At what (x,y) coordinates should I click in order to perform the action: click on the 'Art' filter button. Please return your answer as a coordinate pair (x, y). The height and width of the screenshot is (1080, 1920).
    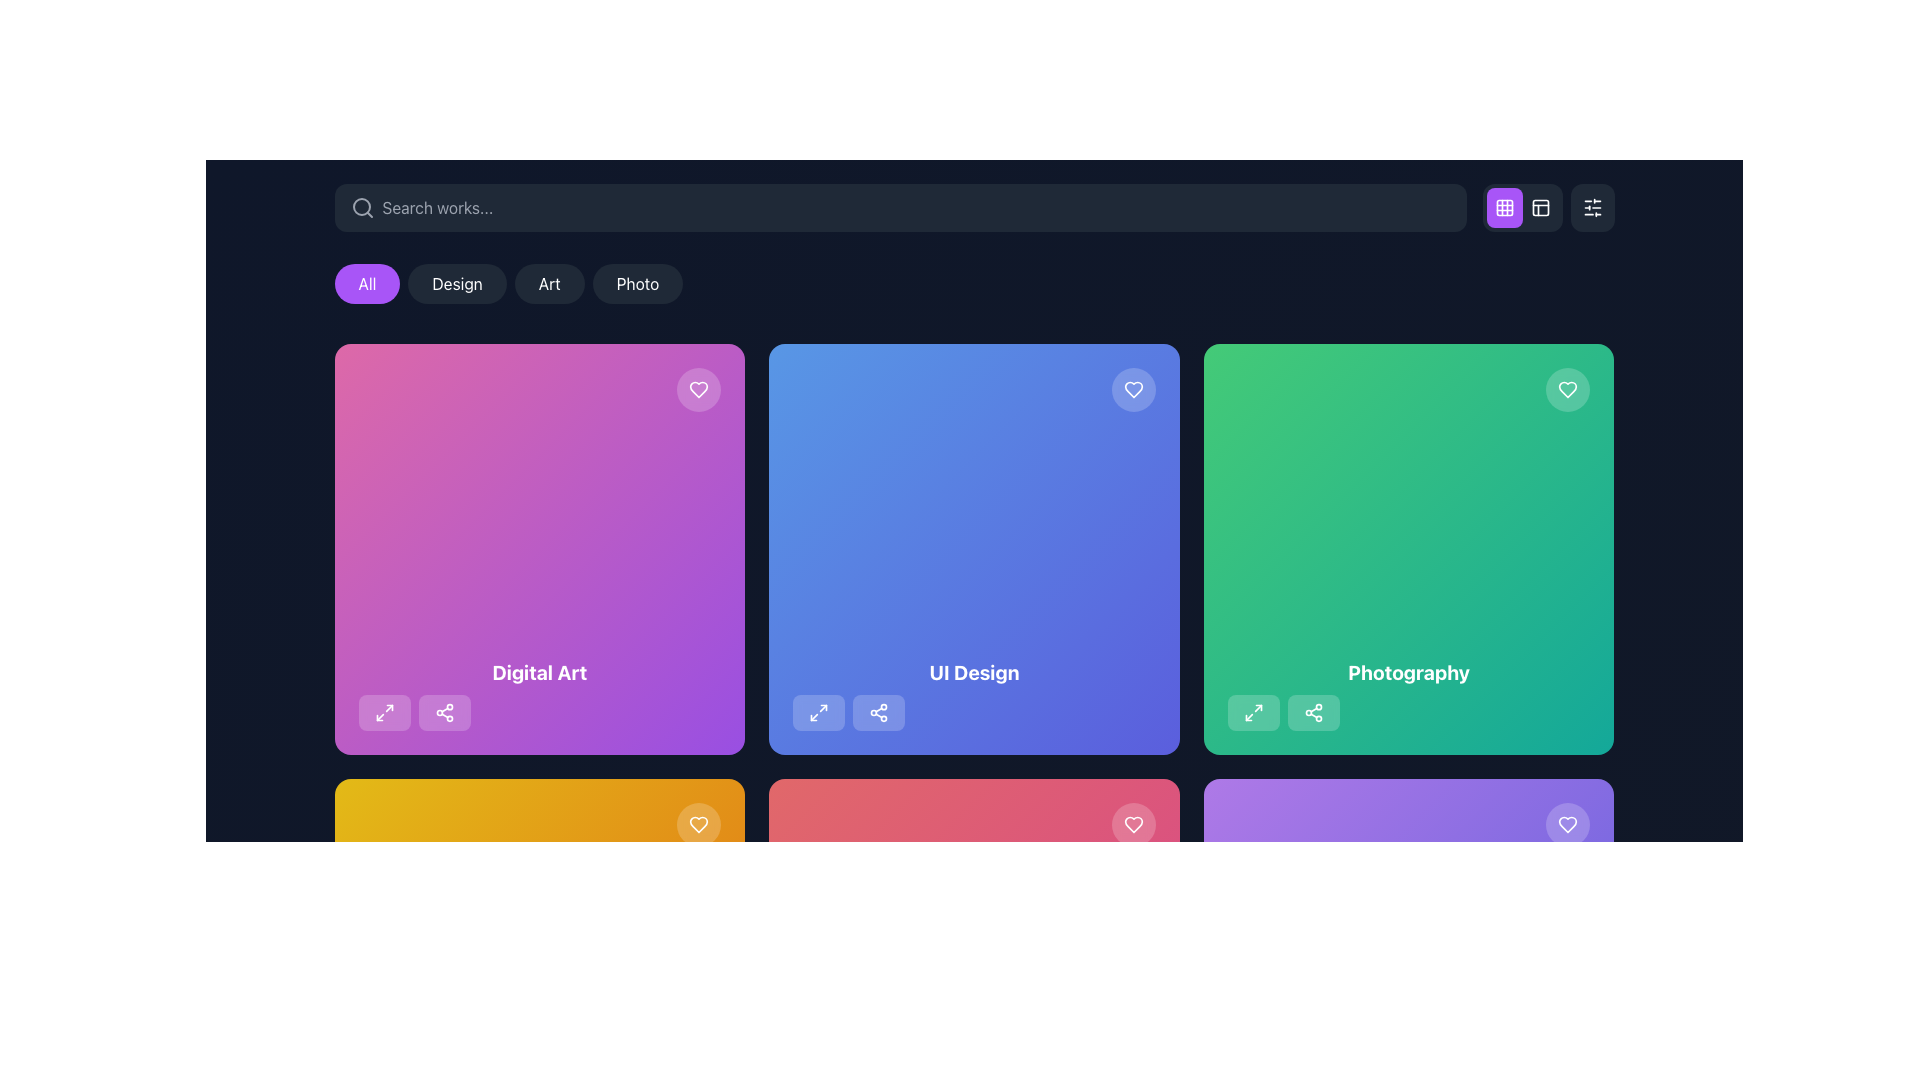
    Looking at the image, I should click on (549, 284).